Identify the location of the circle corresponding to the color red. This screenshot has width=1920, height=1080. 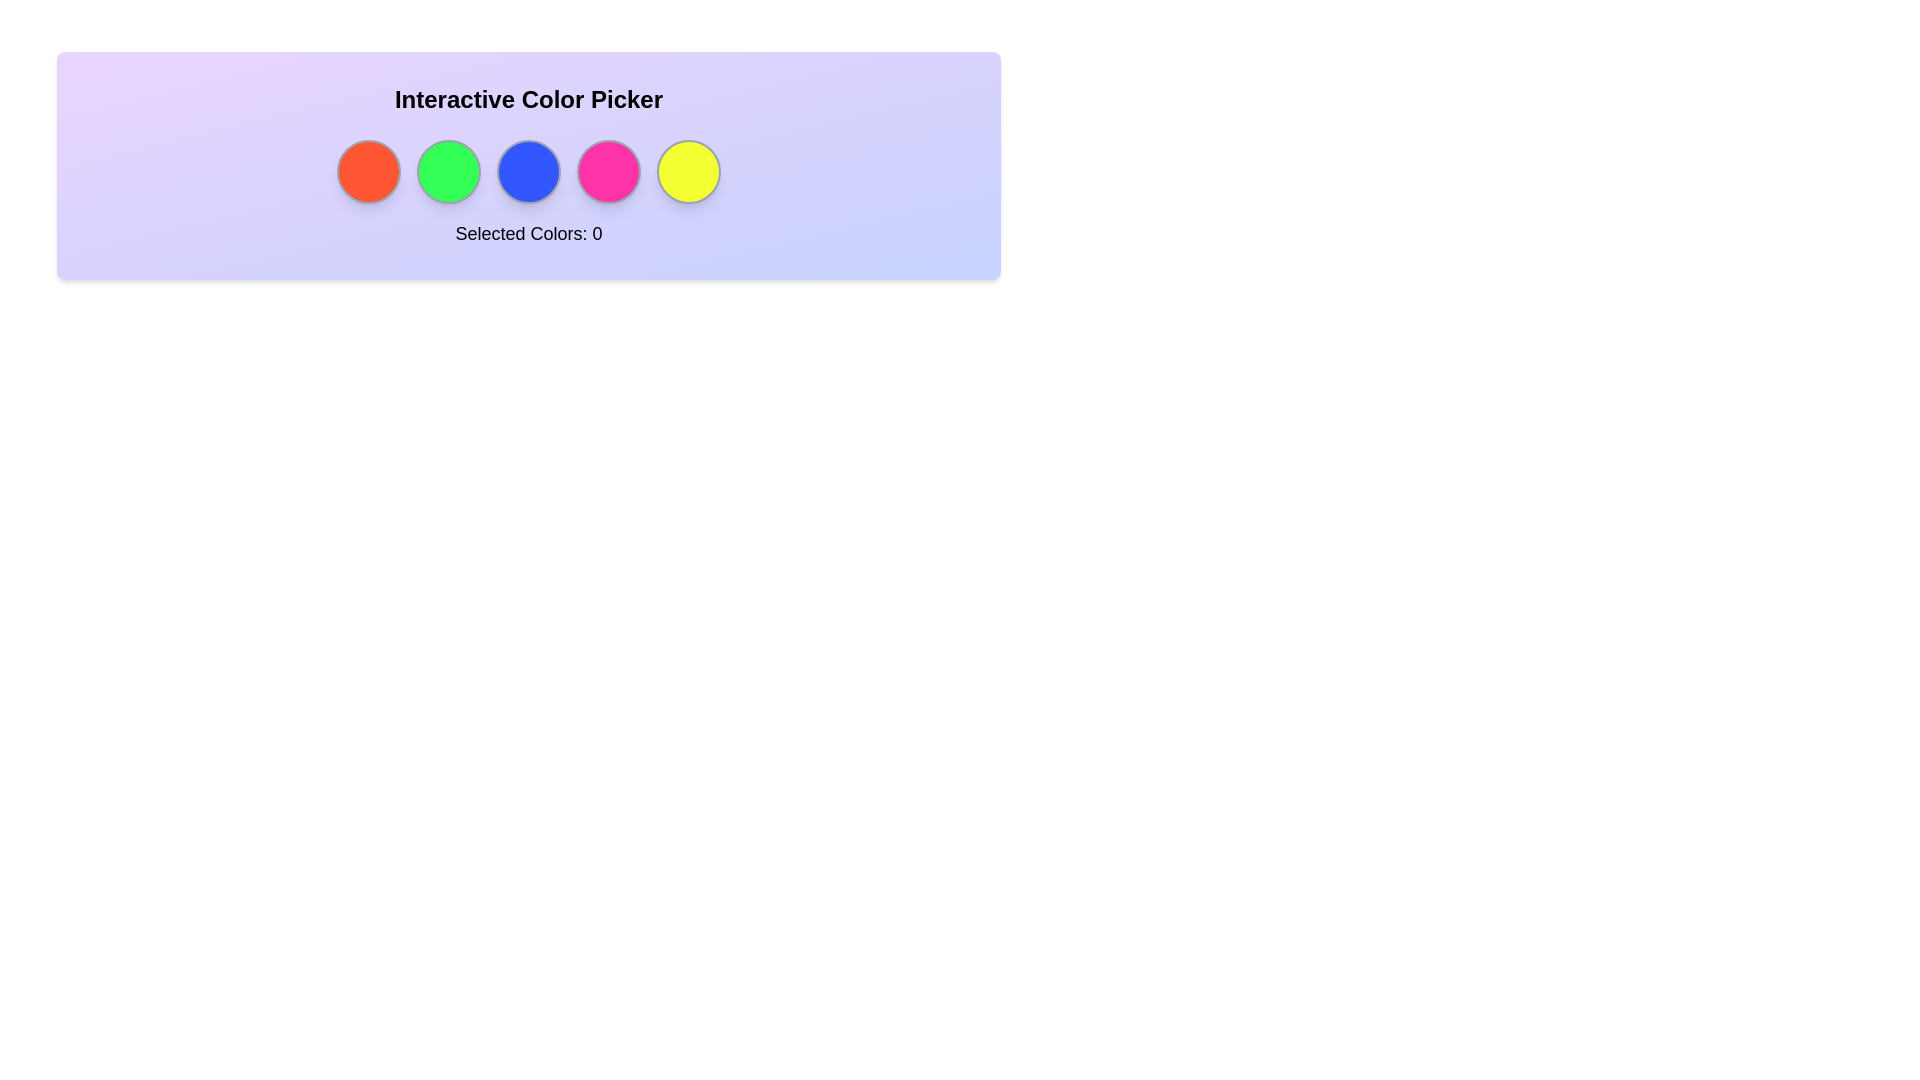
(369, 171).